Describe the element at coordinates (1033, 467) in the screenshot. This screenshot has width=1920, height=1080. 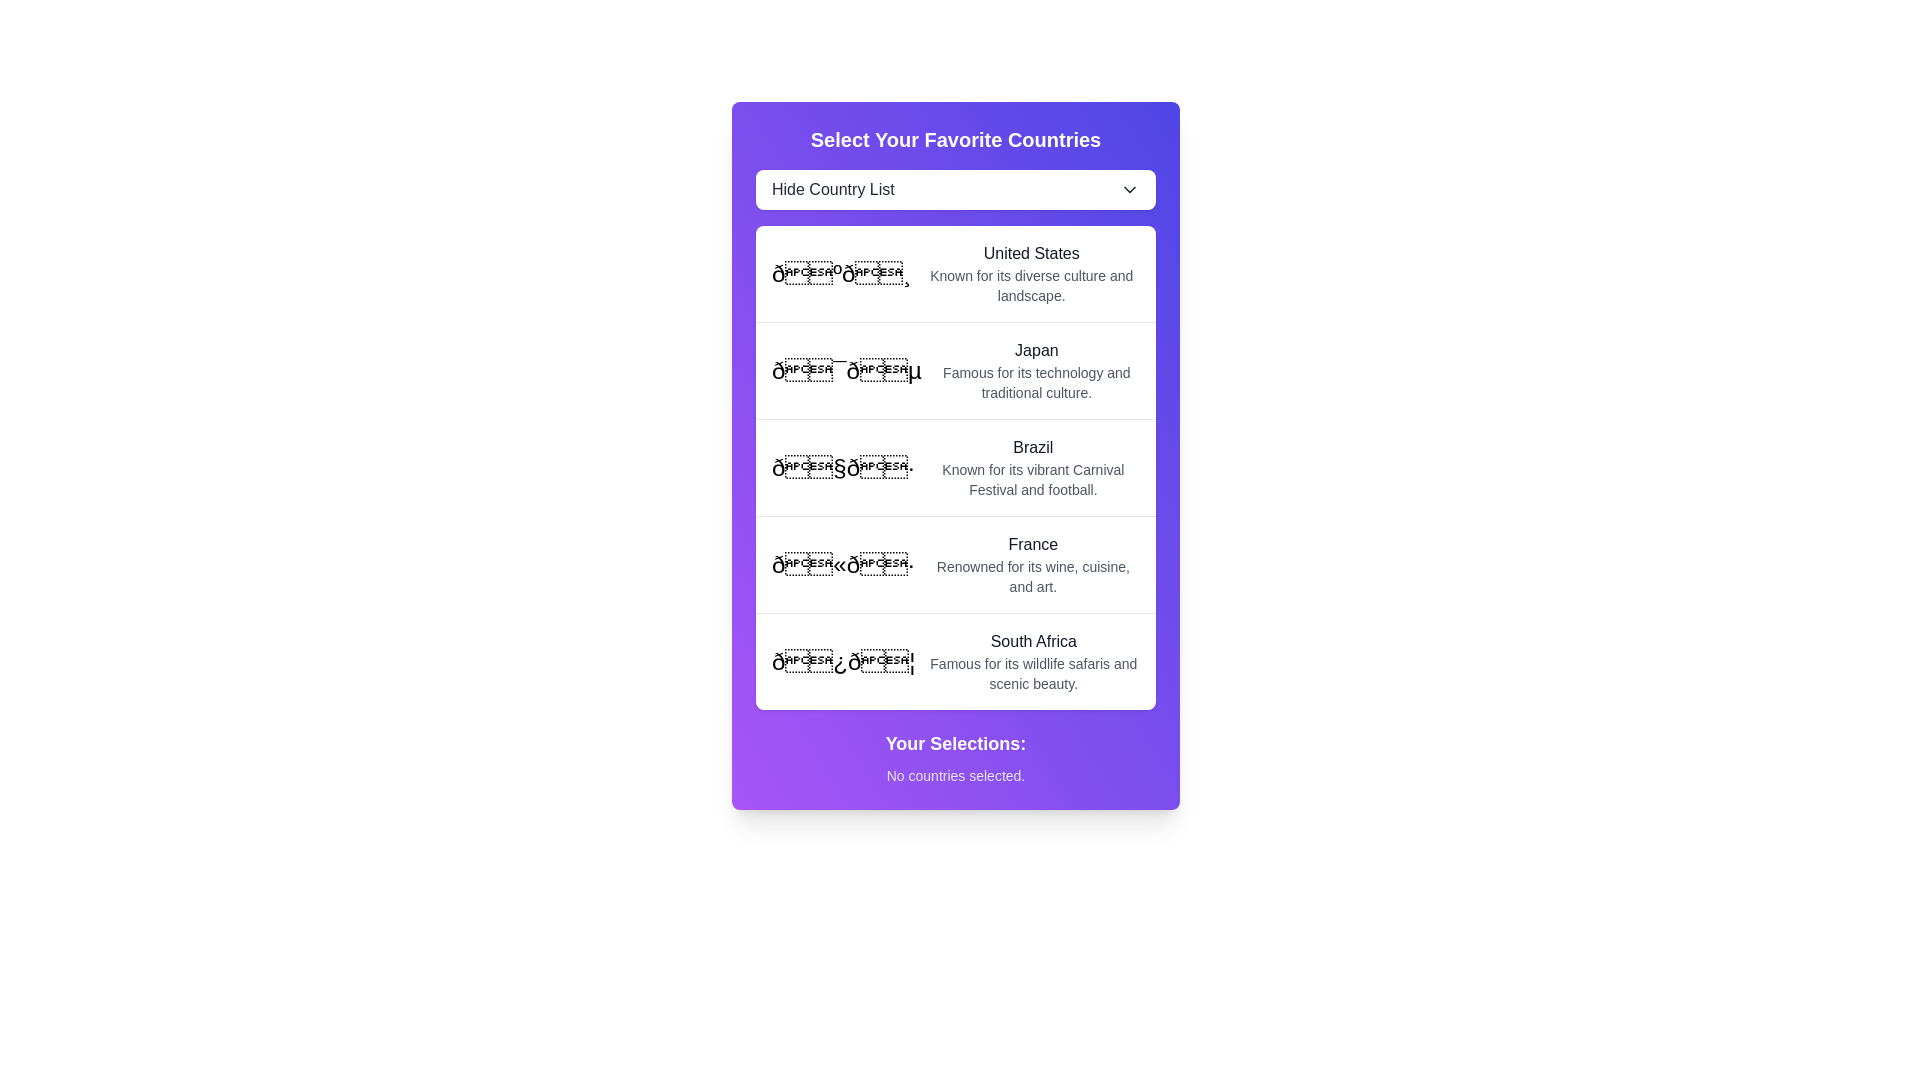
I see `the text block providing information about Brazil, which is the third item in a list, located between the entries for Japan and France` at that location.